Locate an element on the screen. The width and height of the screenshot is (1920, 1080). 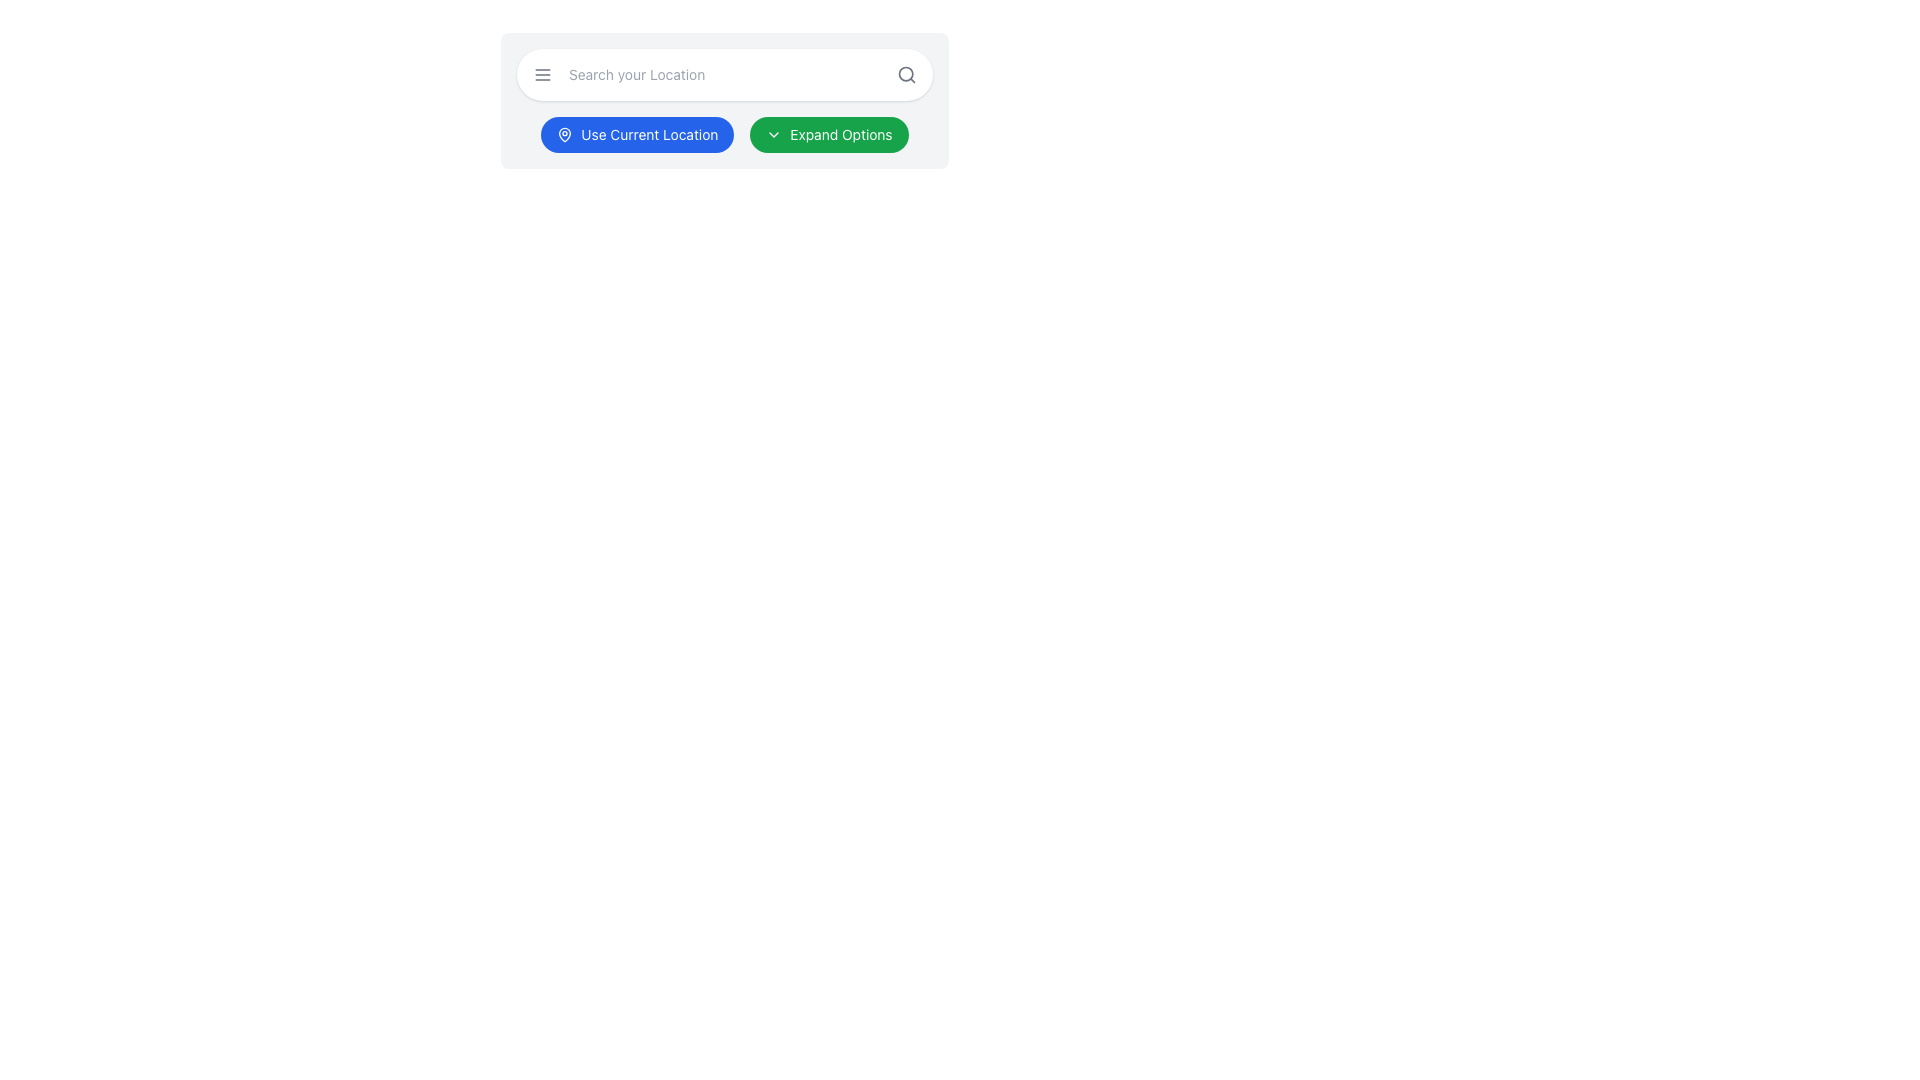
either the 'Use Current Location' button (blue with a location pin icon) or the 'Expand Options' button (green with a downward arrow icon) in the composite element located below the search bar is located at coordinates (723, 135).